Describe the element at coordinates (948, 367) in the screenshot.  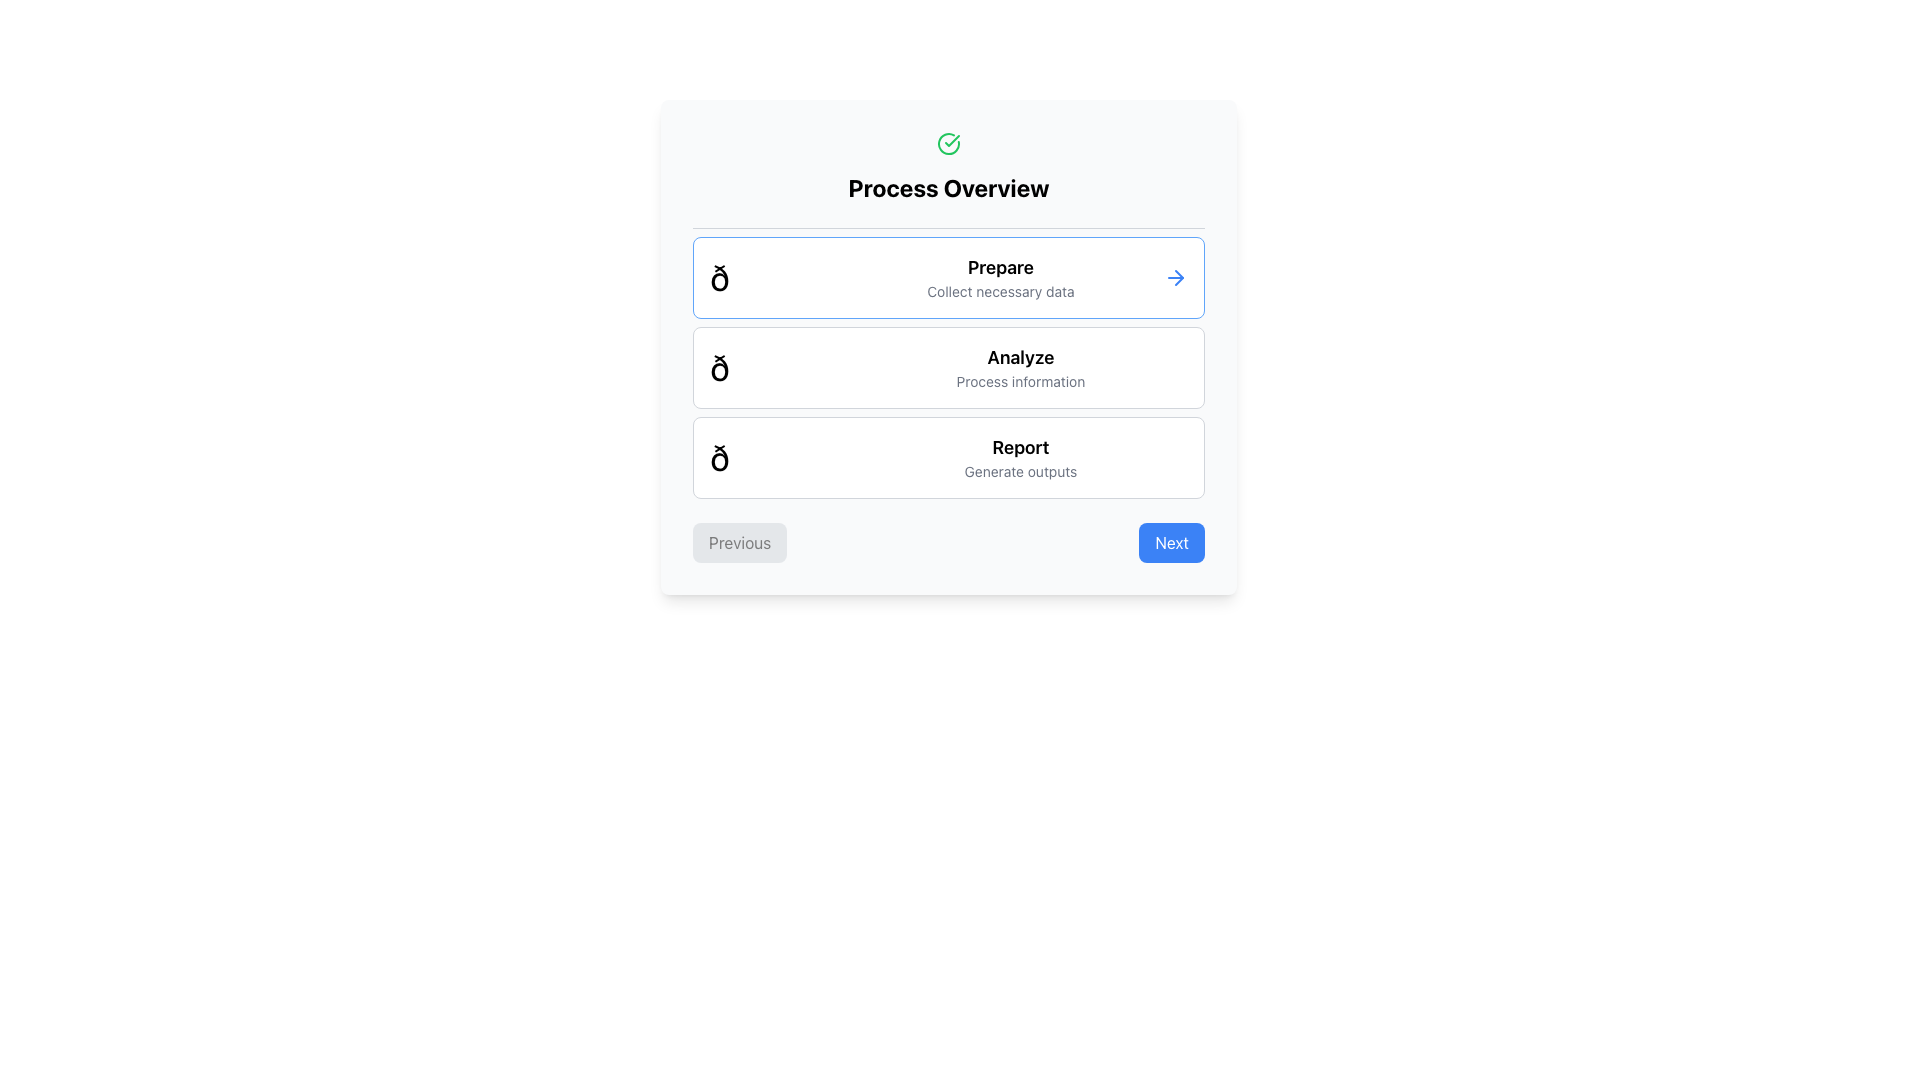
I see `the 'Analyze' Informational card in the Process Overview` at that location.